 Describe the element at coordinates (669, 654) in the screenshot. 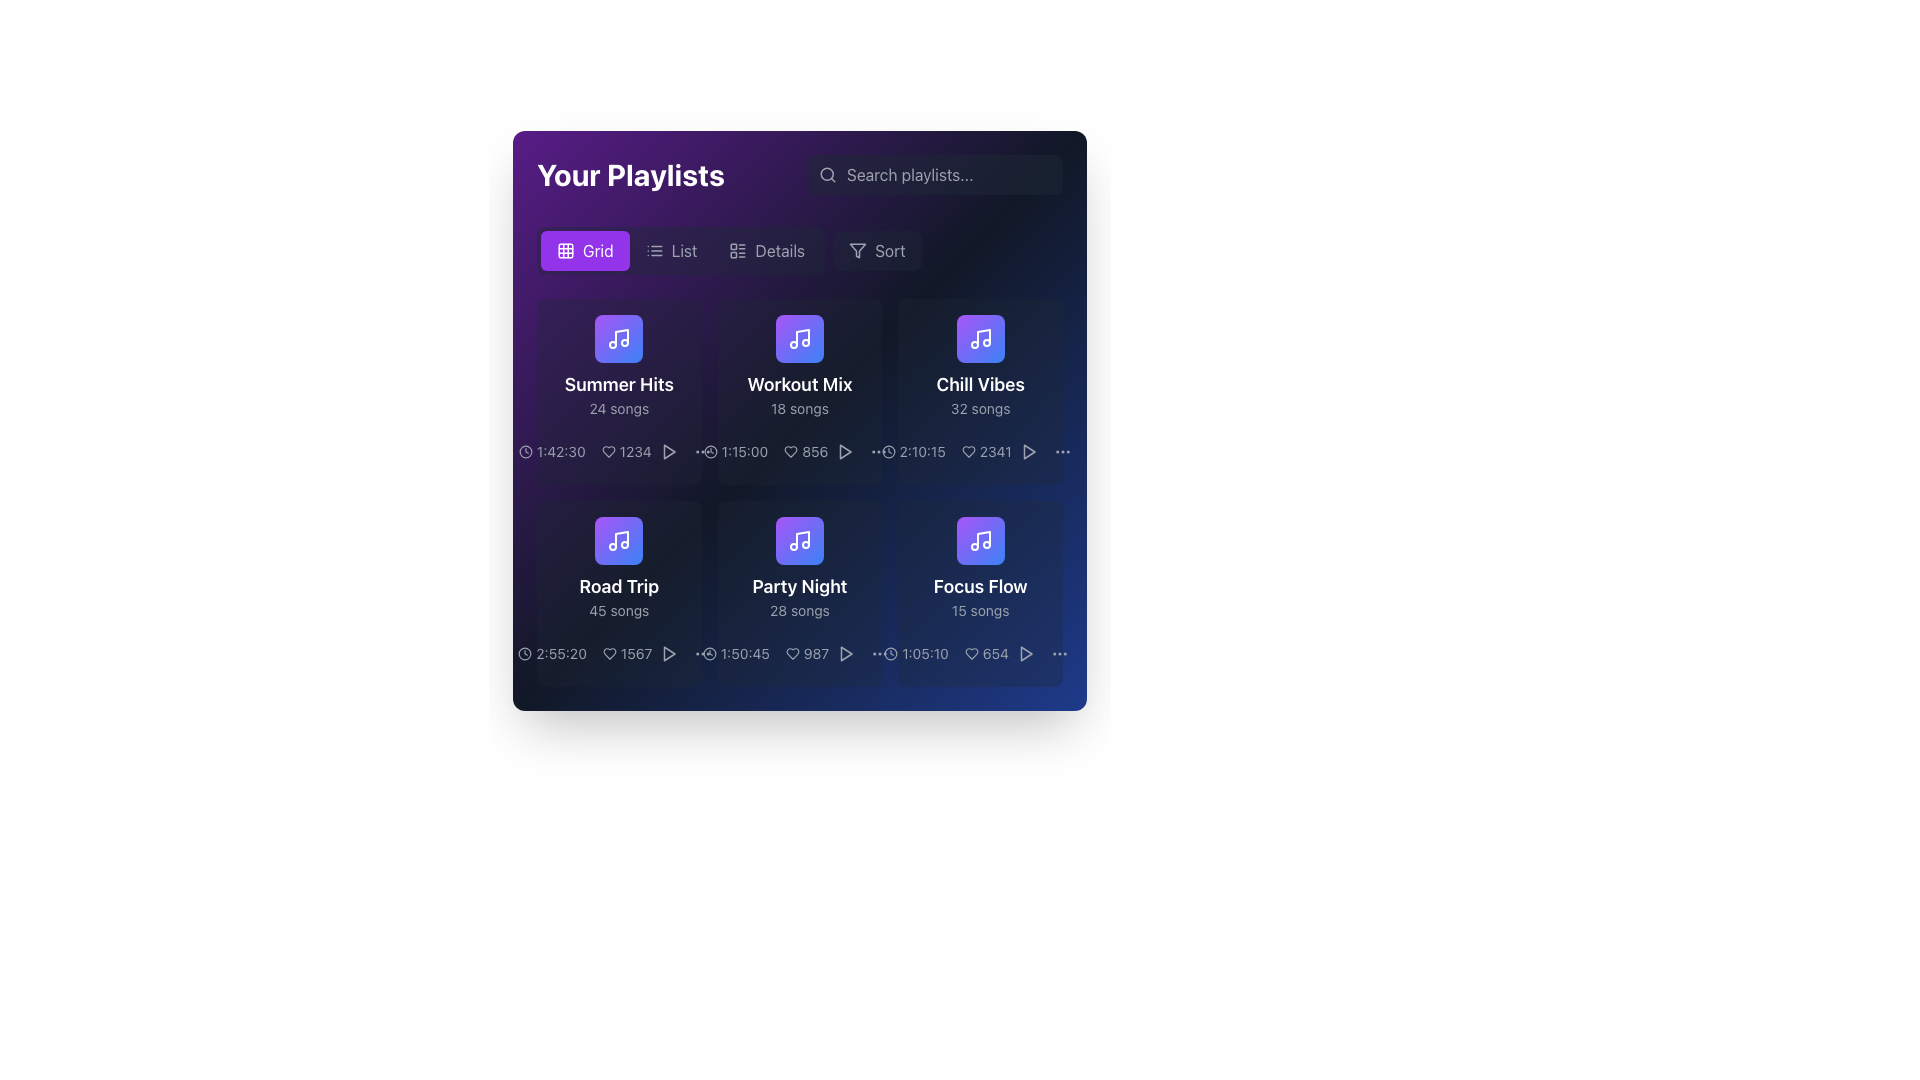

I see `the circular play button with a play icon to play the 'Road Trip' playlist located in the 'Your Playlists' section` at that location.